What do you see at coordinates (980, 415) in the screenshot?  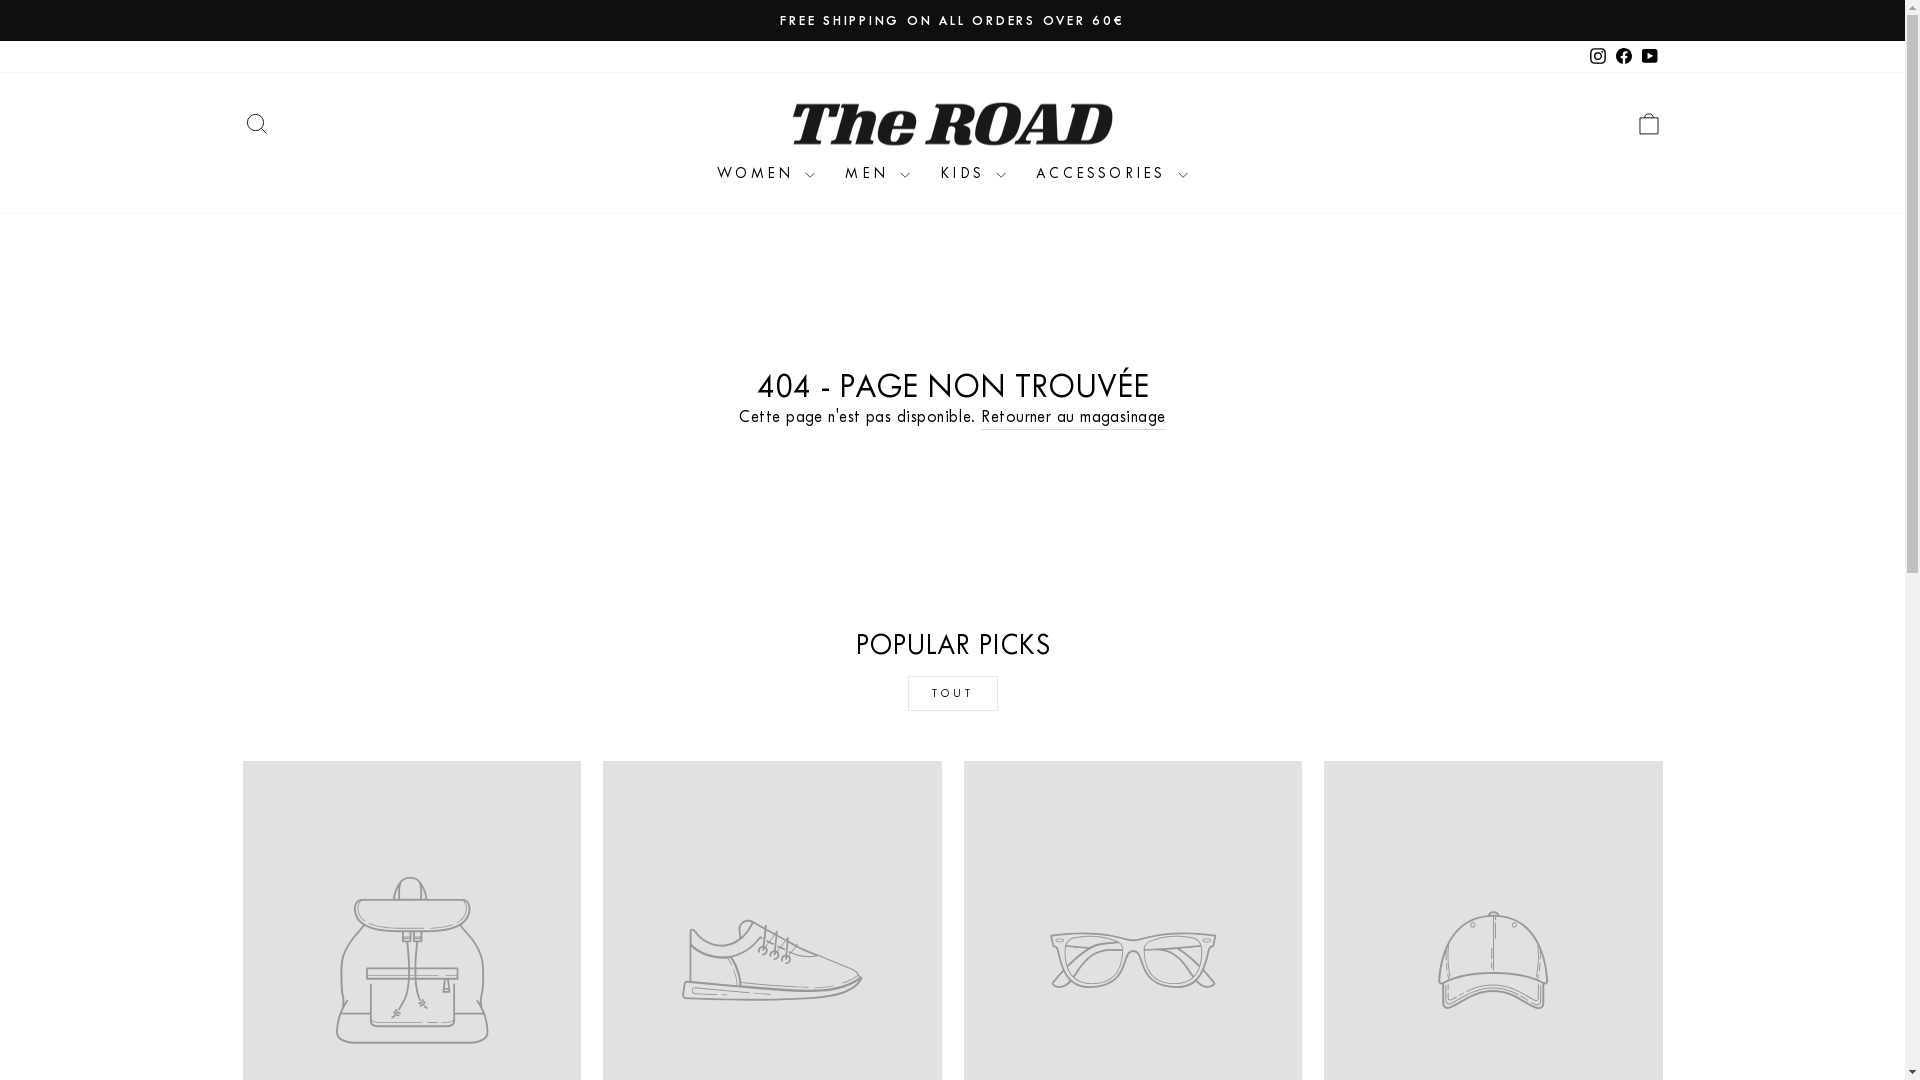 I see `'Retourner au magasinage'` at bounding box center [980, 415].